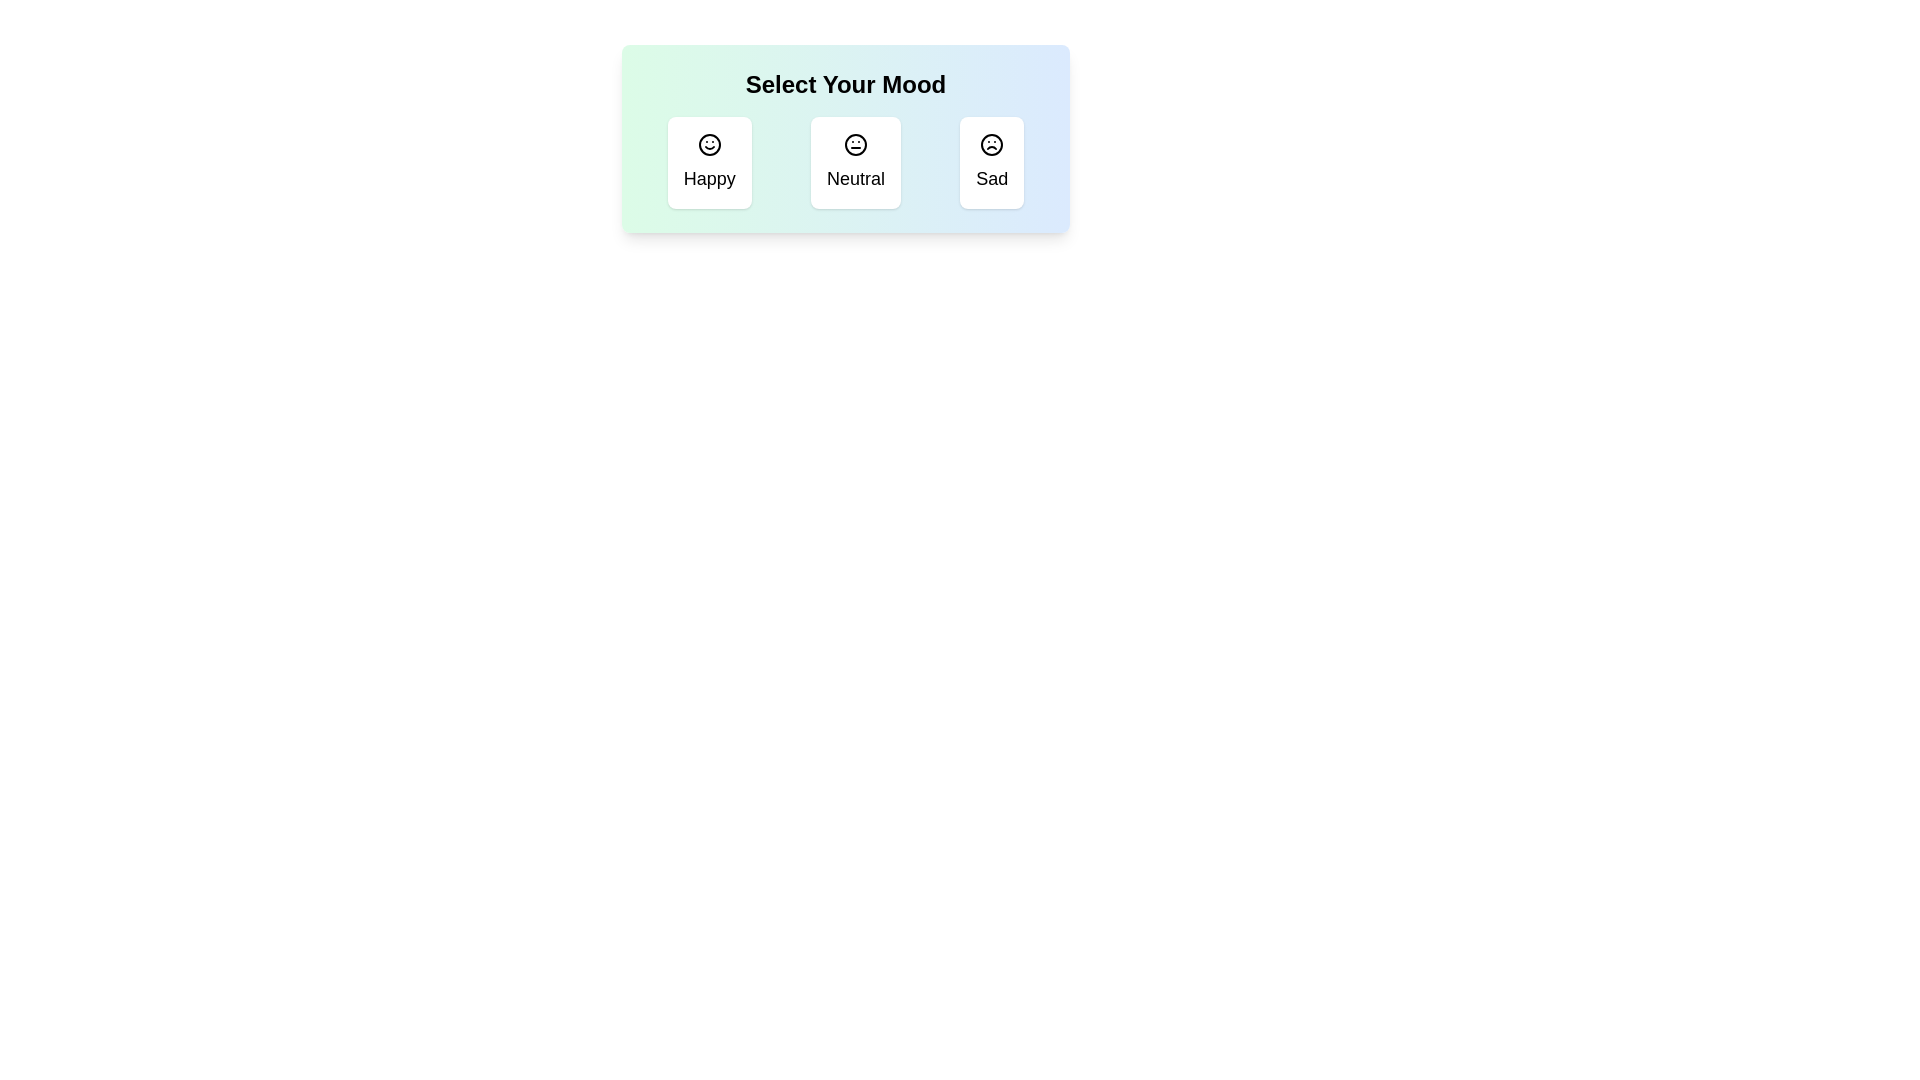 Image resolution: width=1920 pixels, height=1080 pixels. Describe the element at coordinates (855, 161) in the screenshot. I see `the mood Neutral` at that location.